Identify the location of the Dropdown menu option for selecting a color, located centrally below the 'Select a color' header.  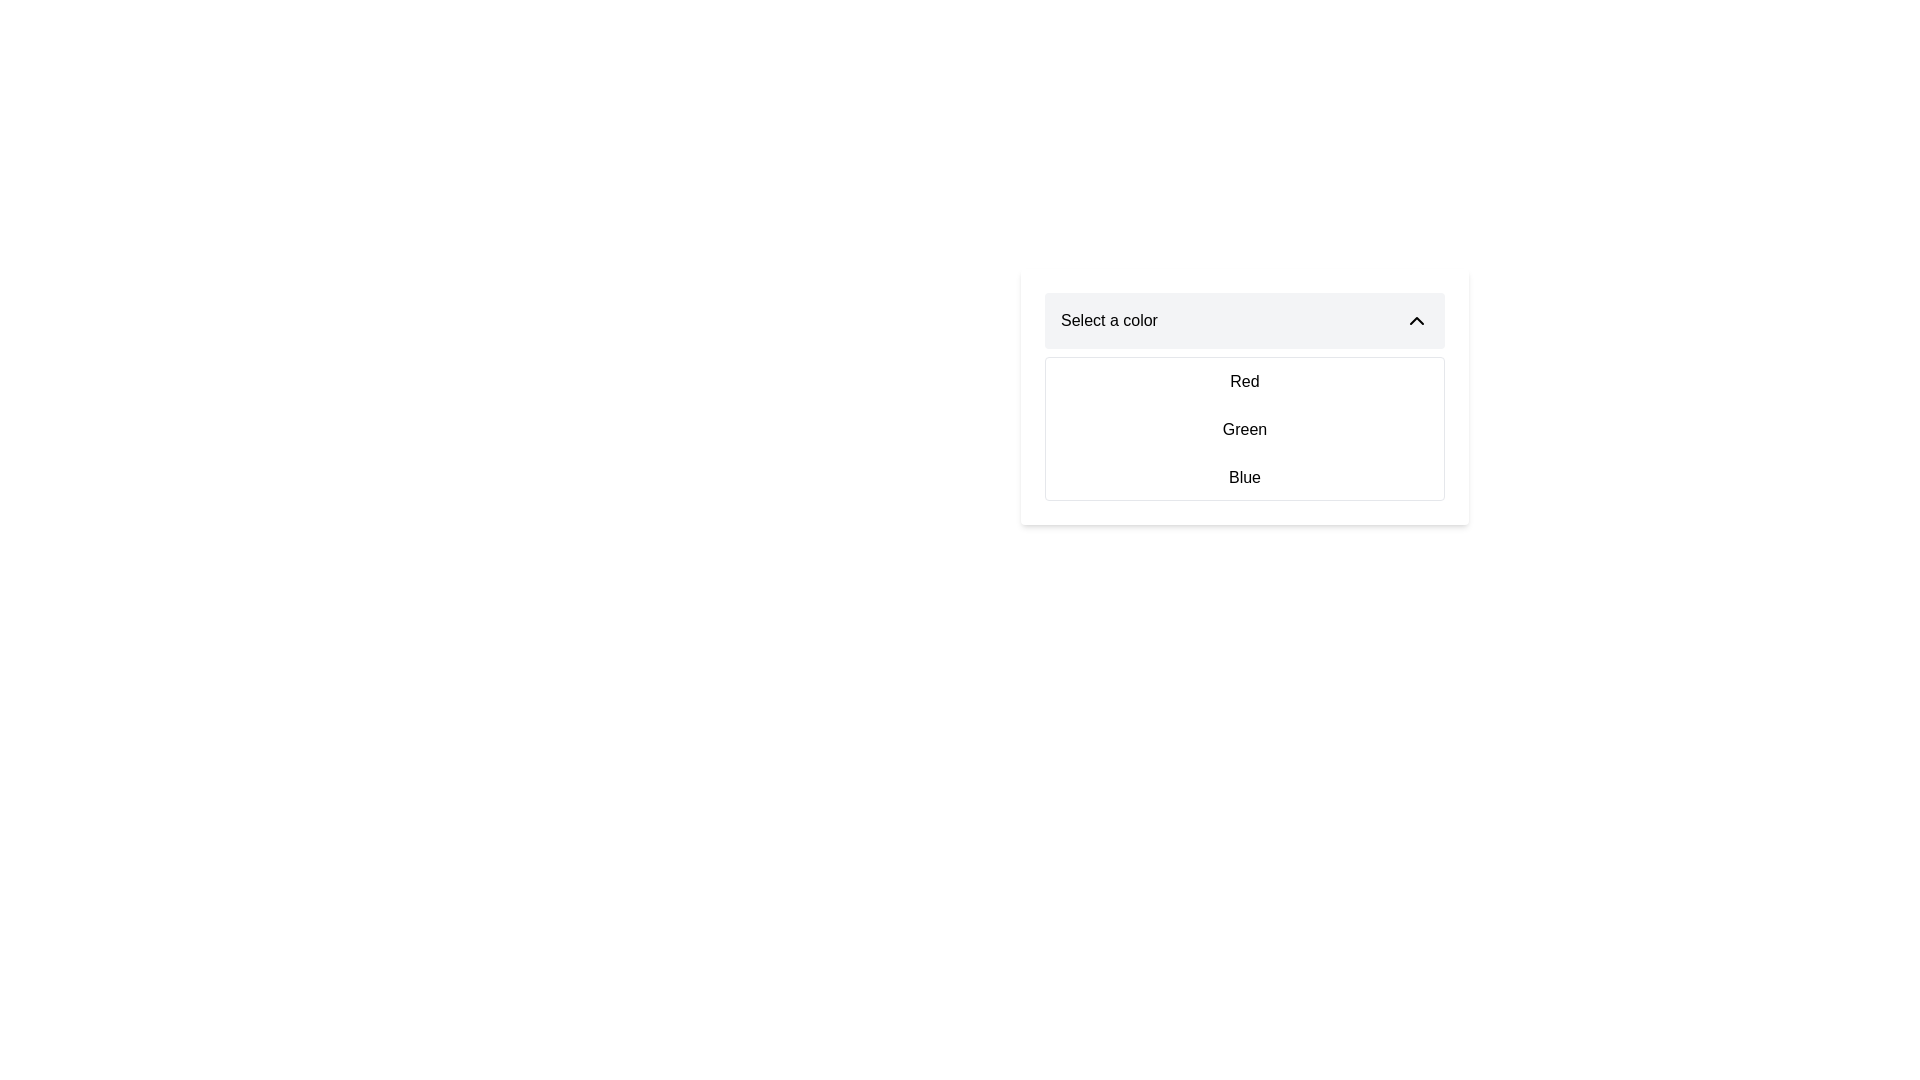
(1243, 397).